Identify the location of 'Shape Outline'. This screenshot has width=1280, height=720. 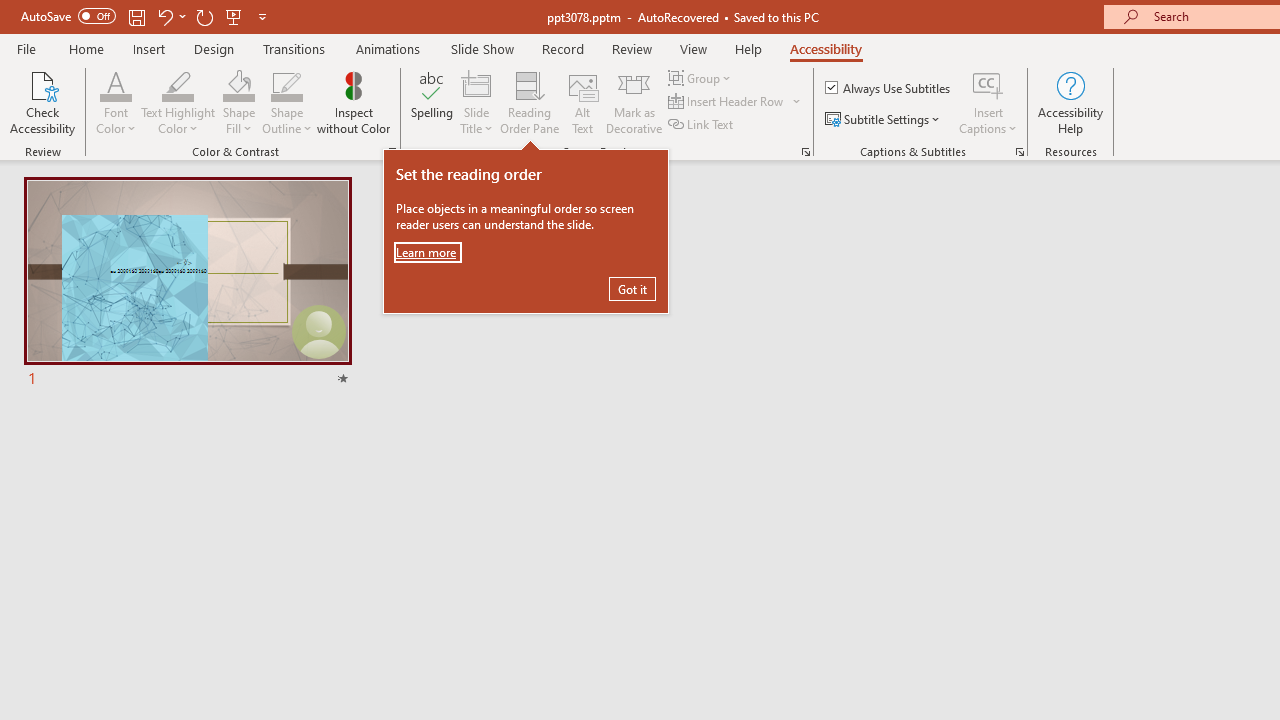
(286, 103).